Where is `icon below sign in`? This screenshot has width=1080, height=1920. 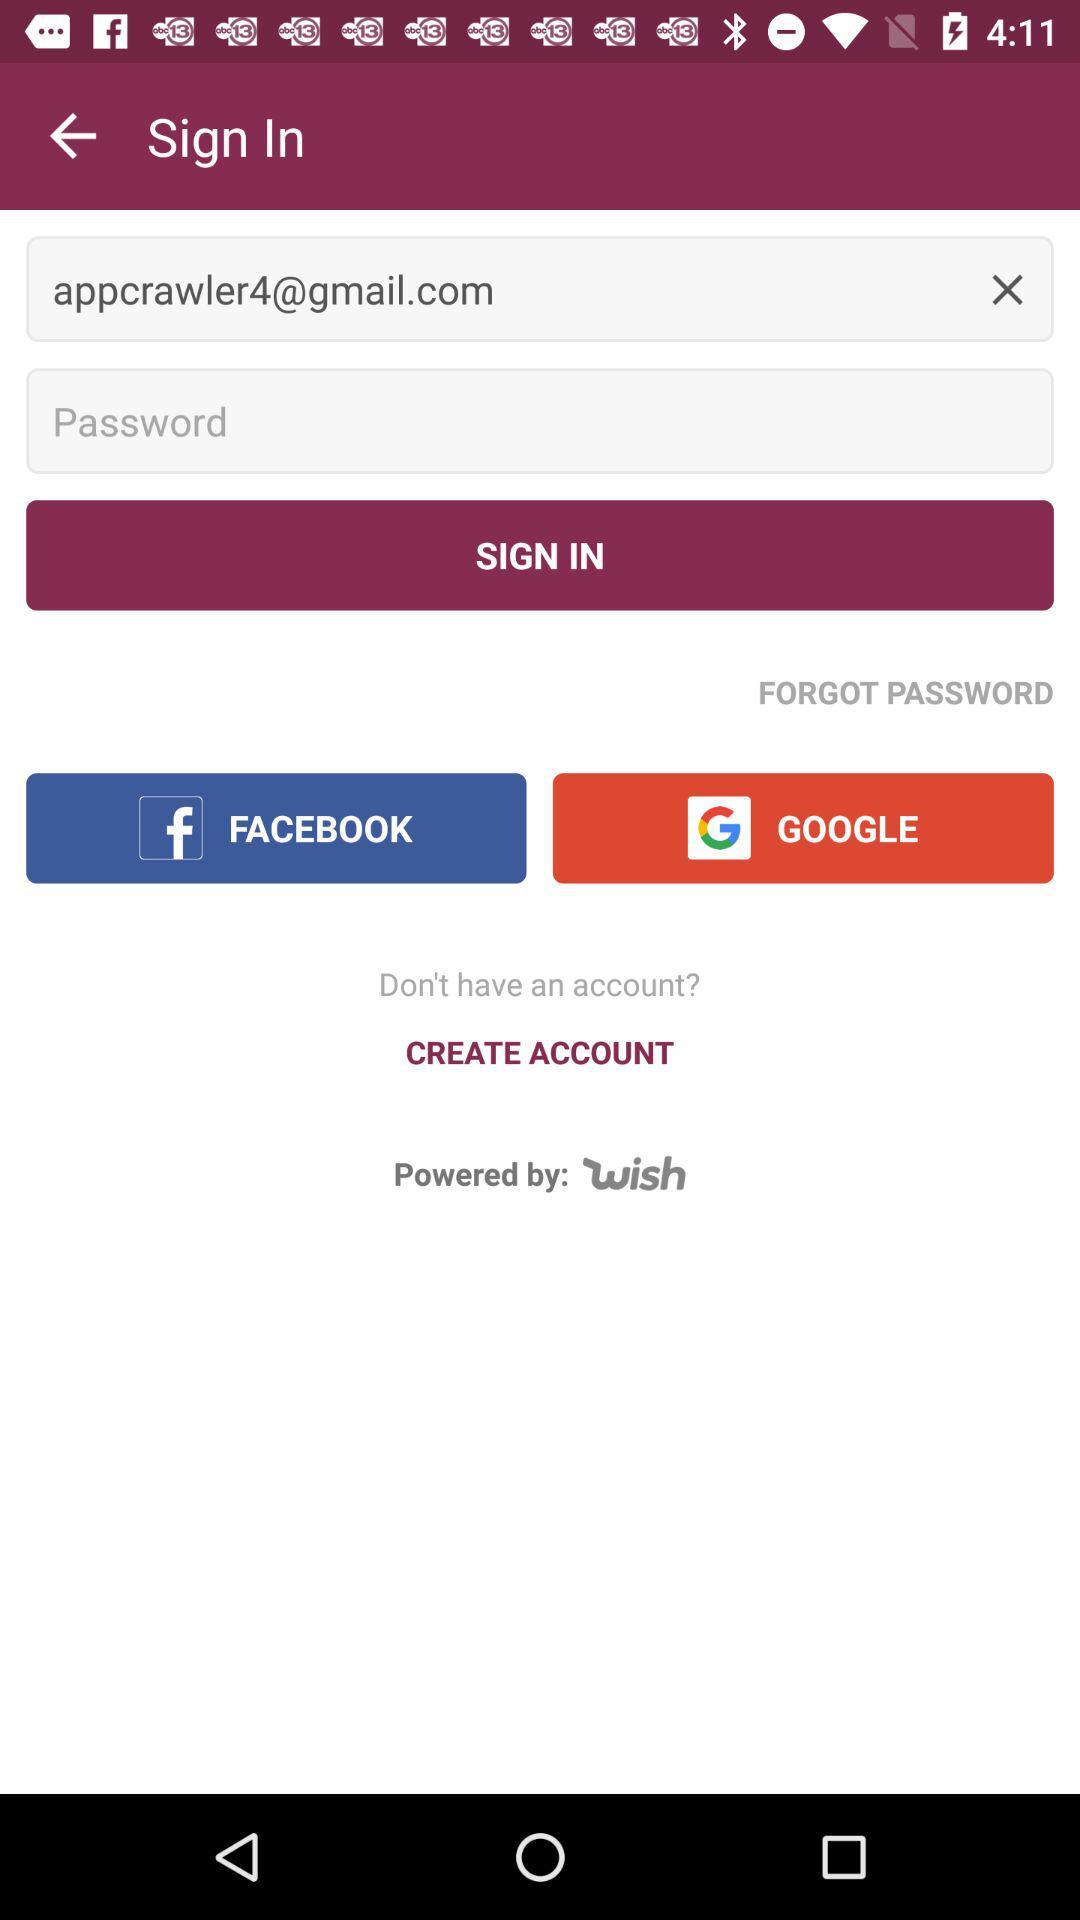 icon below sign in is located at coordinates (906, 691).